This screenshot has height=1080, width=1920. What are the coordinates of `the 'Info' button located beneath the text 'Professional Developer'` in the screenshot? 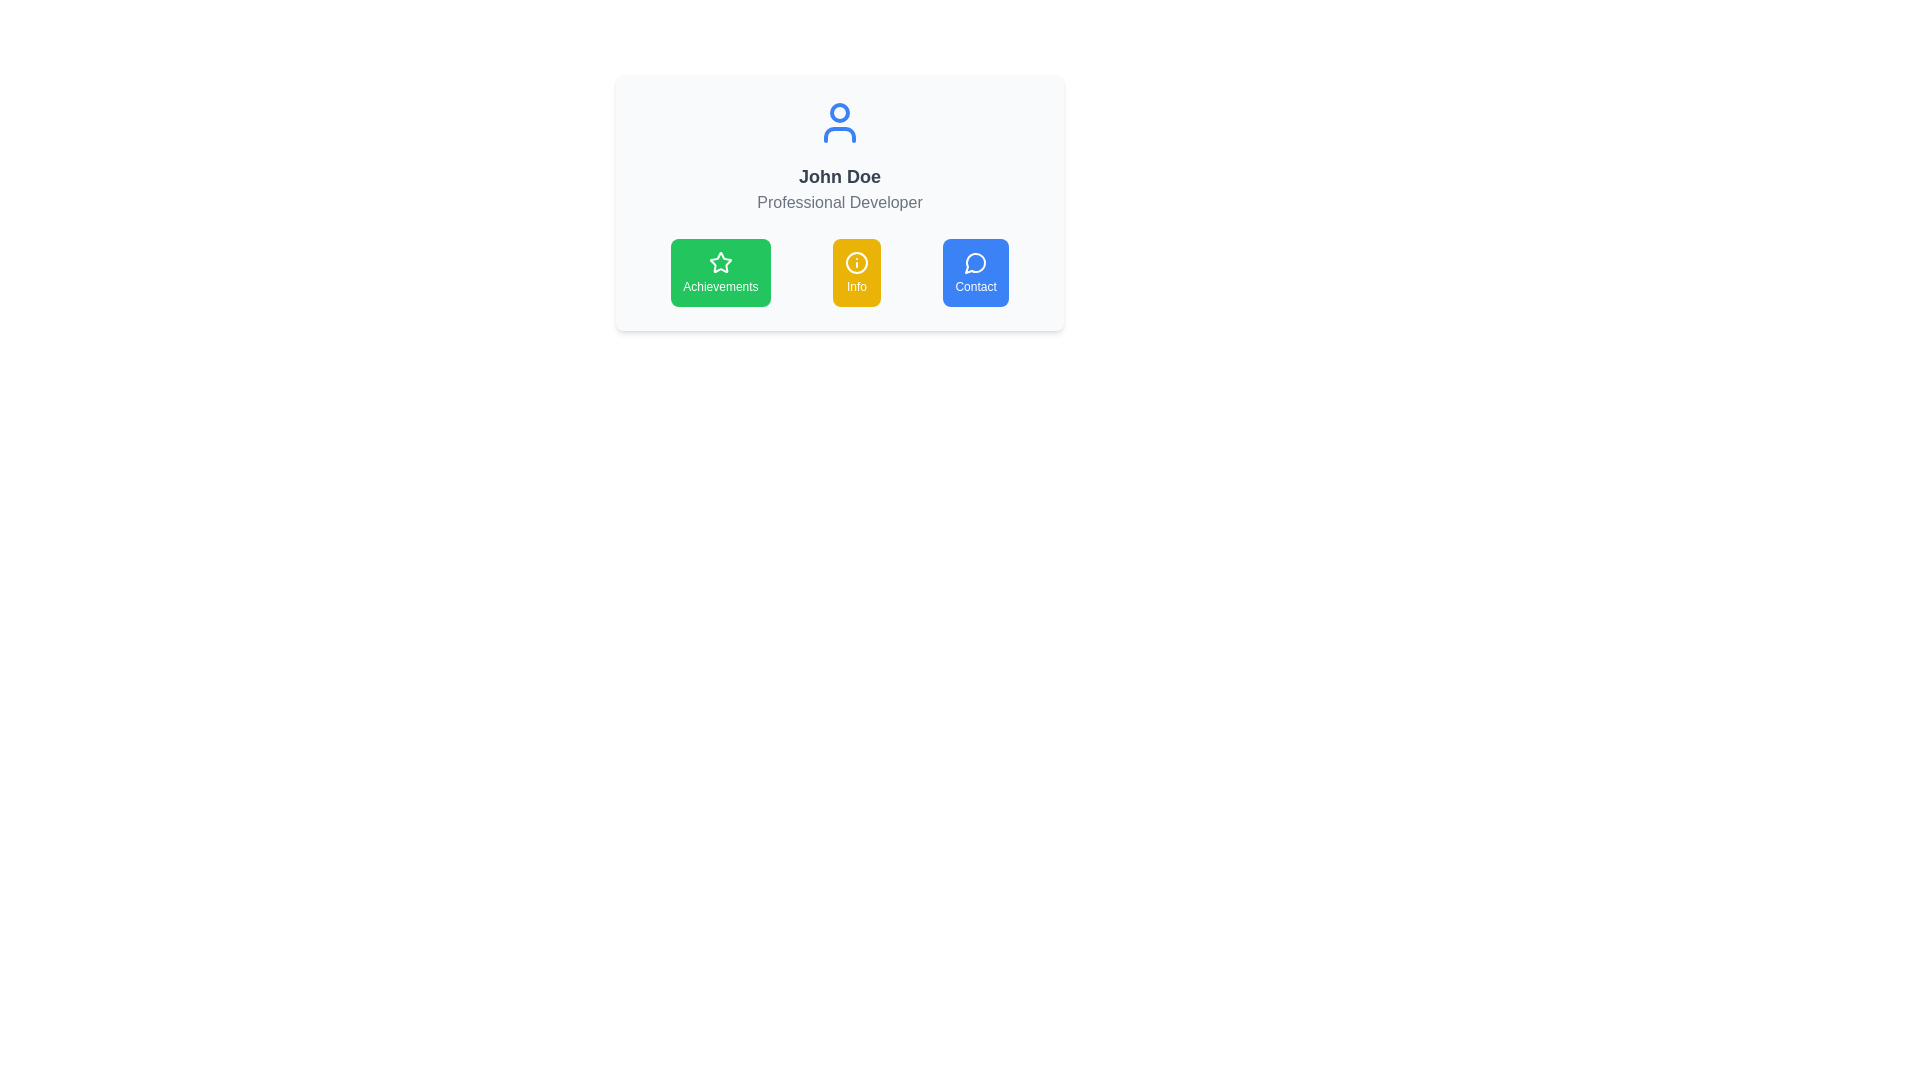 It's located at (840, 273).